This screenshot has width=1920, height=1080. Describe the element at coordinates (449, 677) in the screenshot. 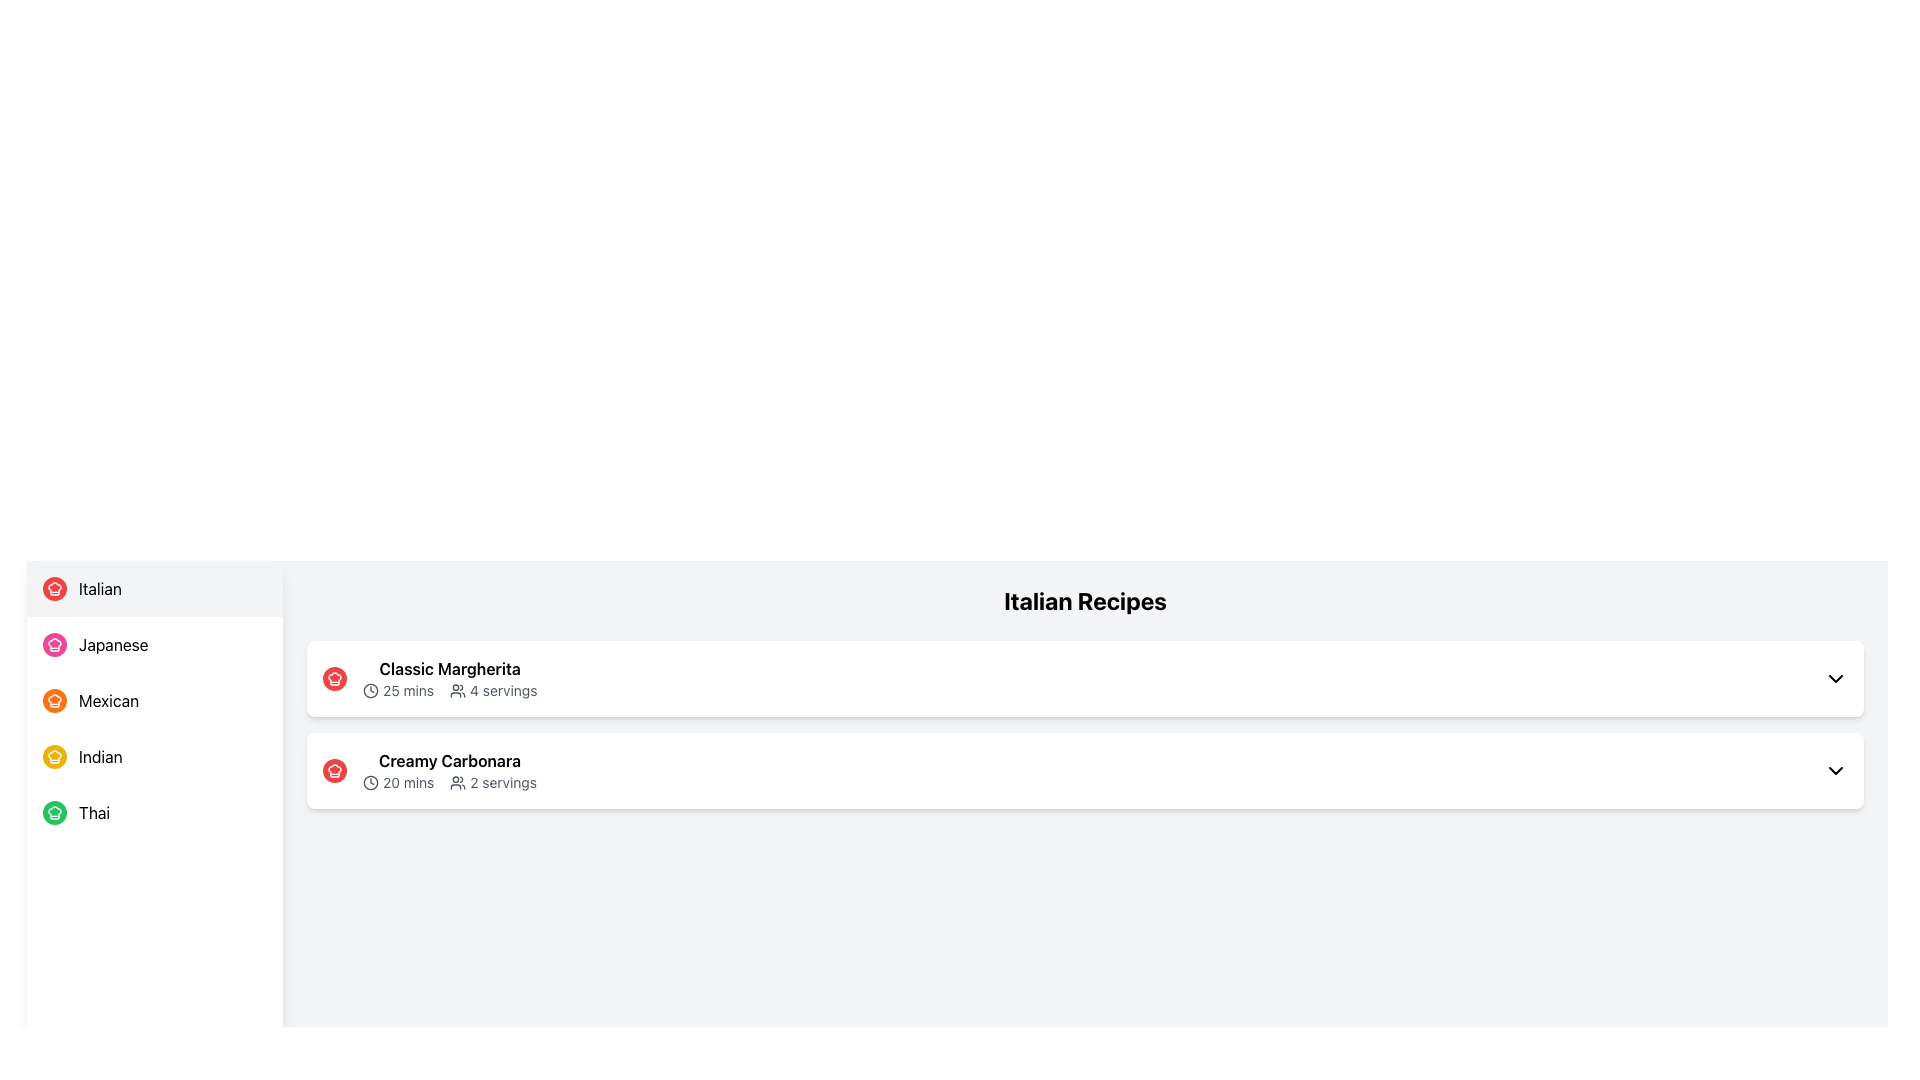

I see `the Subheader element displaying the recipe title 'Classic Margherita' and its details '25 mins' and '4 servings', located in the 'Italian Recipes' section, positioned above 'Creamy Carbonara'` at that location.